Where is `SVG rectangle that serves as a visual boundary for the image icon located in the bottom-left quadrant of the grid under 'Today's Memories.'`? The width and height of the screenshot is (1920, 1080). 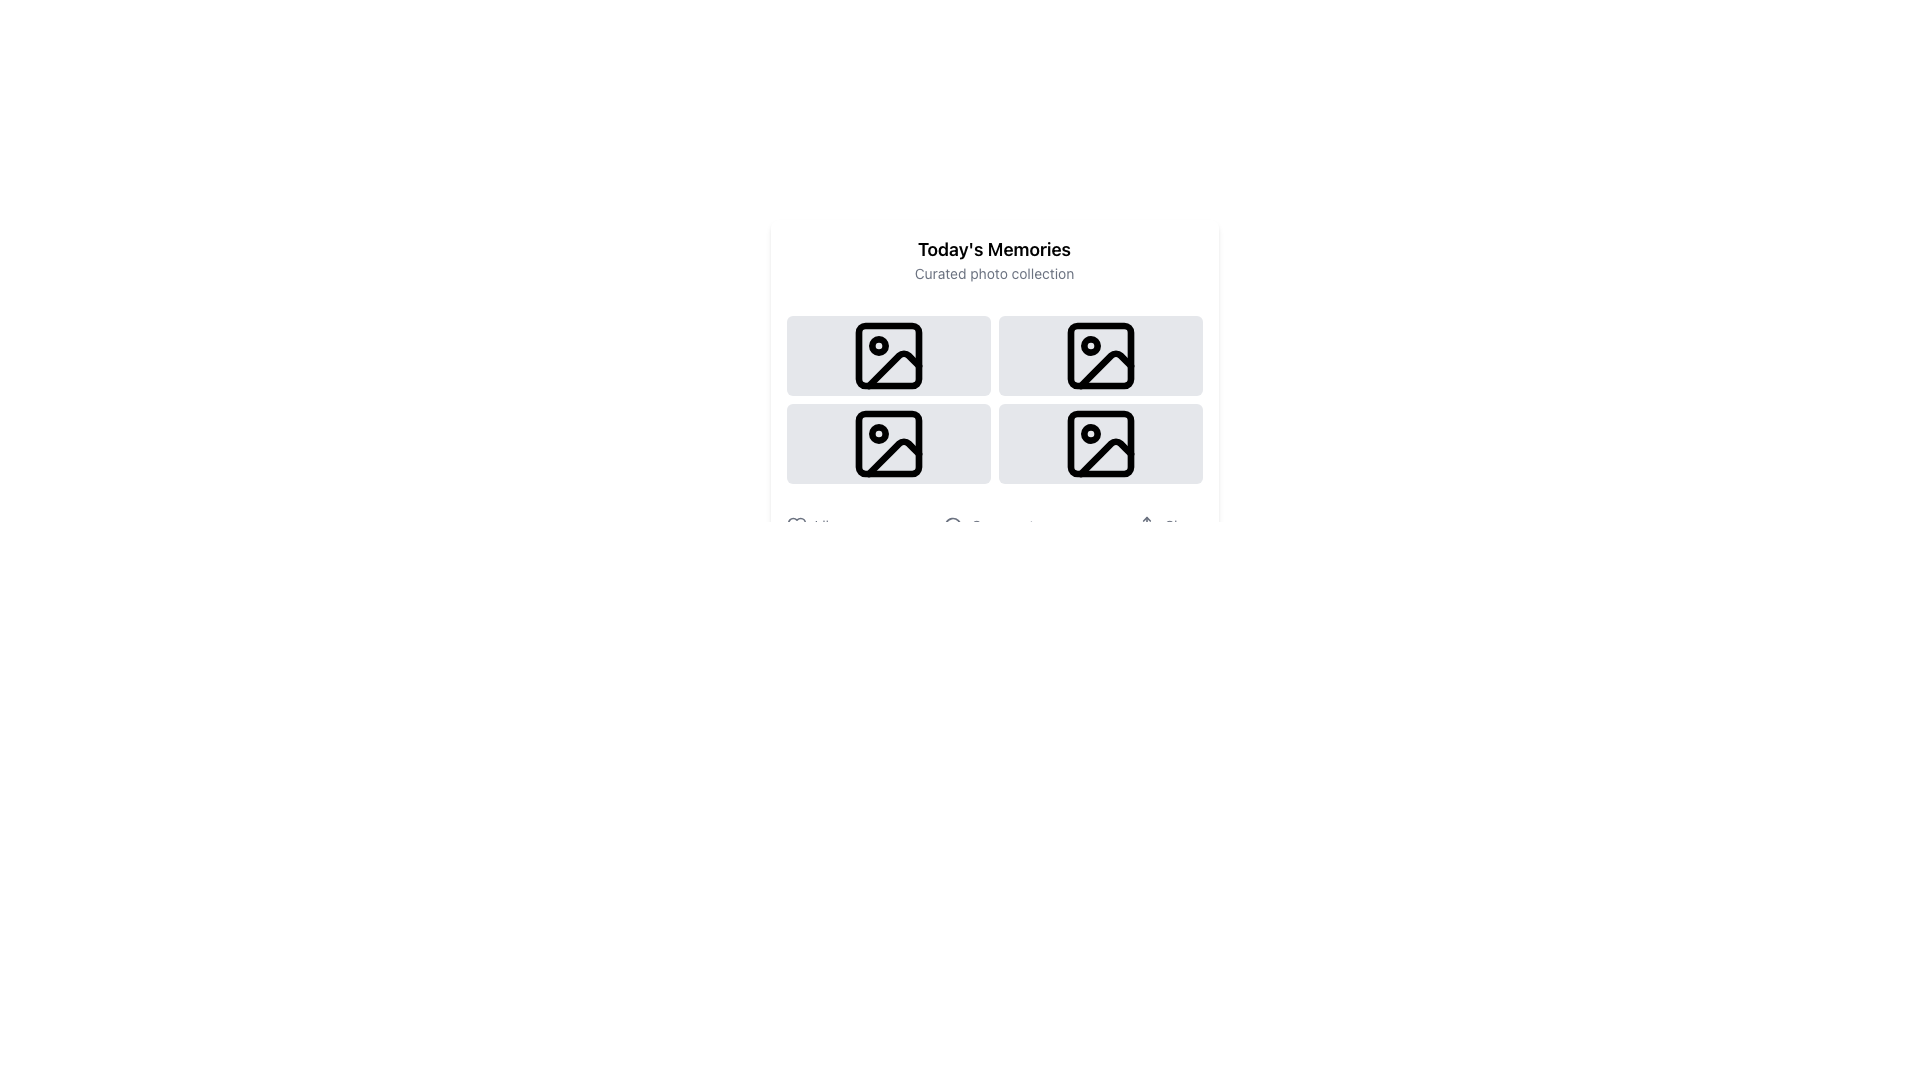
SVG rectangle that serves as a visual boundary for the image icon located in the bottom-left quadrant of the grid under 'Today's Memories.' is located at coordinates (887, 442).